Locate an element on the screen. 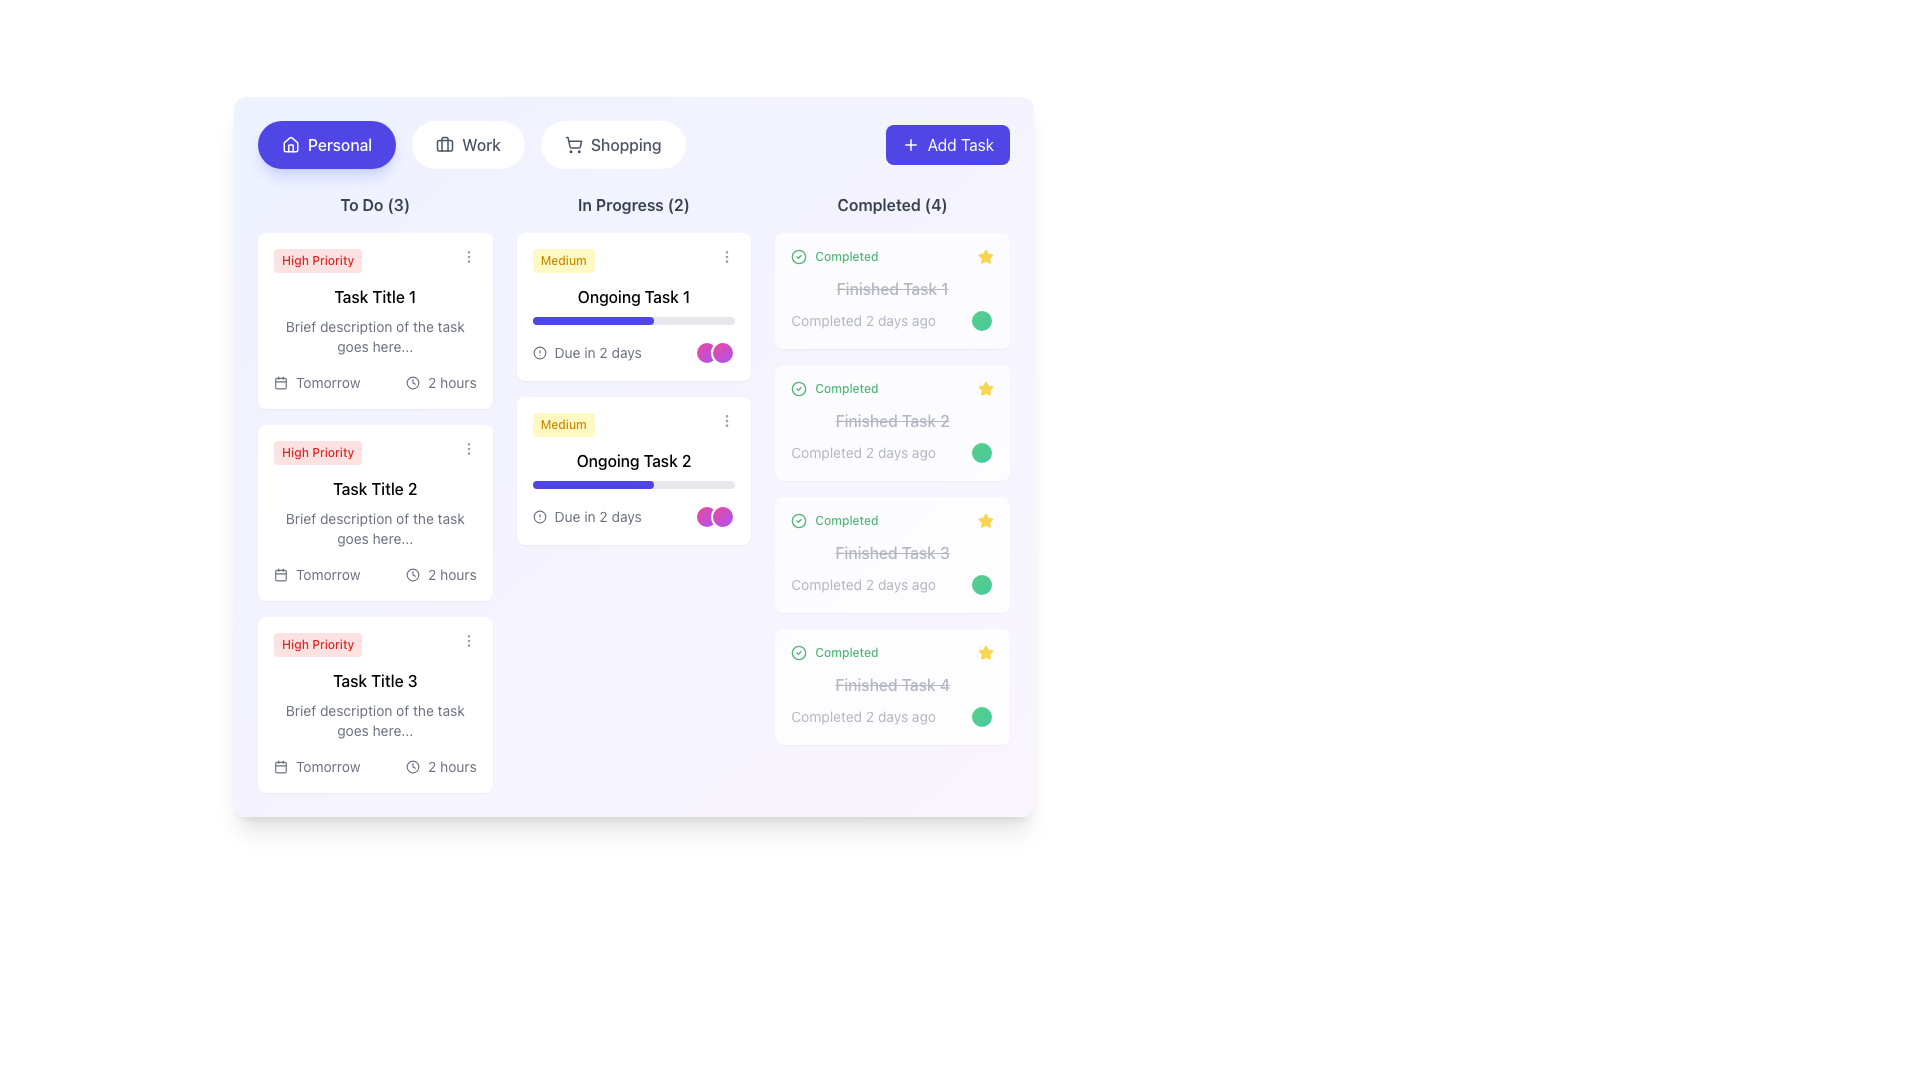 The width and height of the screenshot is (1920, 1080). the completed task card located in the 'Completed' column, which is the second card among four is located at coordinates (891, 422).